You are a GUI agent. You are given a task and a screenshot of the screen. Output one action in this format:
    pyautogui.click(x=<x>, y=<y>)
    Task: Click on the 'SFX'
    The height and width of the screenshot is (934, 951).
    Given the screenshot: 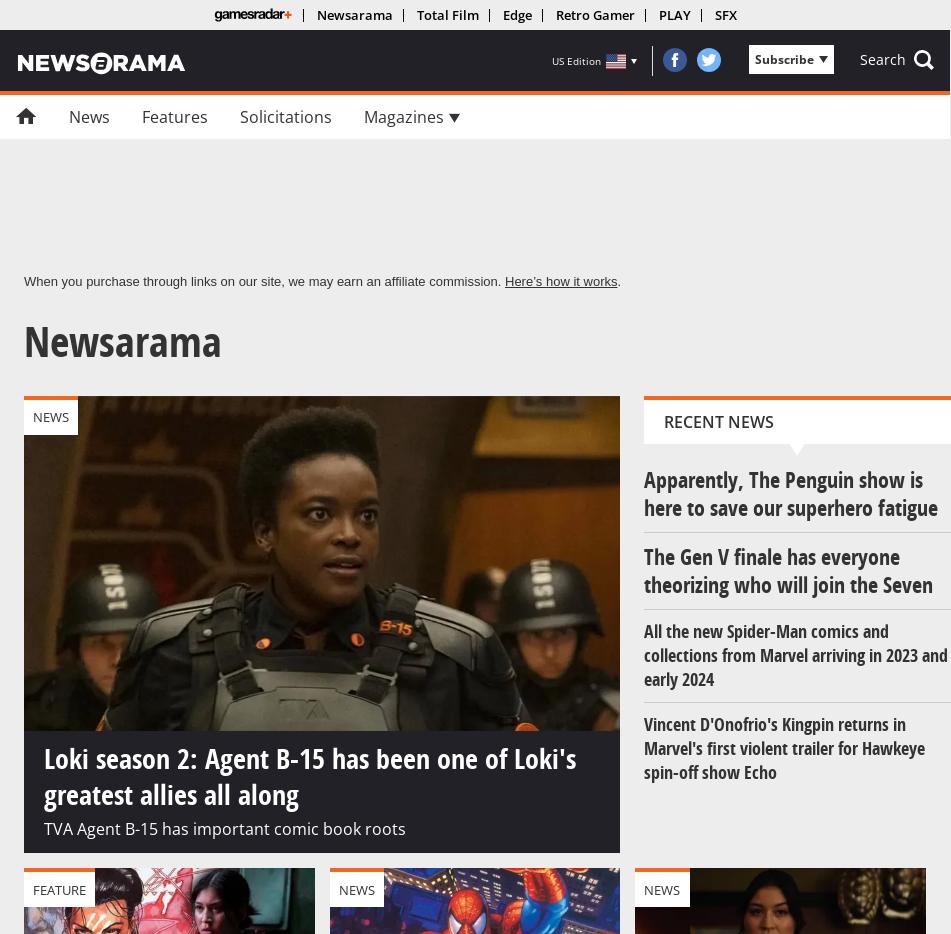 What is the action you would take?
    pyautogui.click(x=724, y=14)
    